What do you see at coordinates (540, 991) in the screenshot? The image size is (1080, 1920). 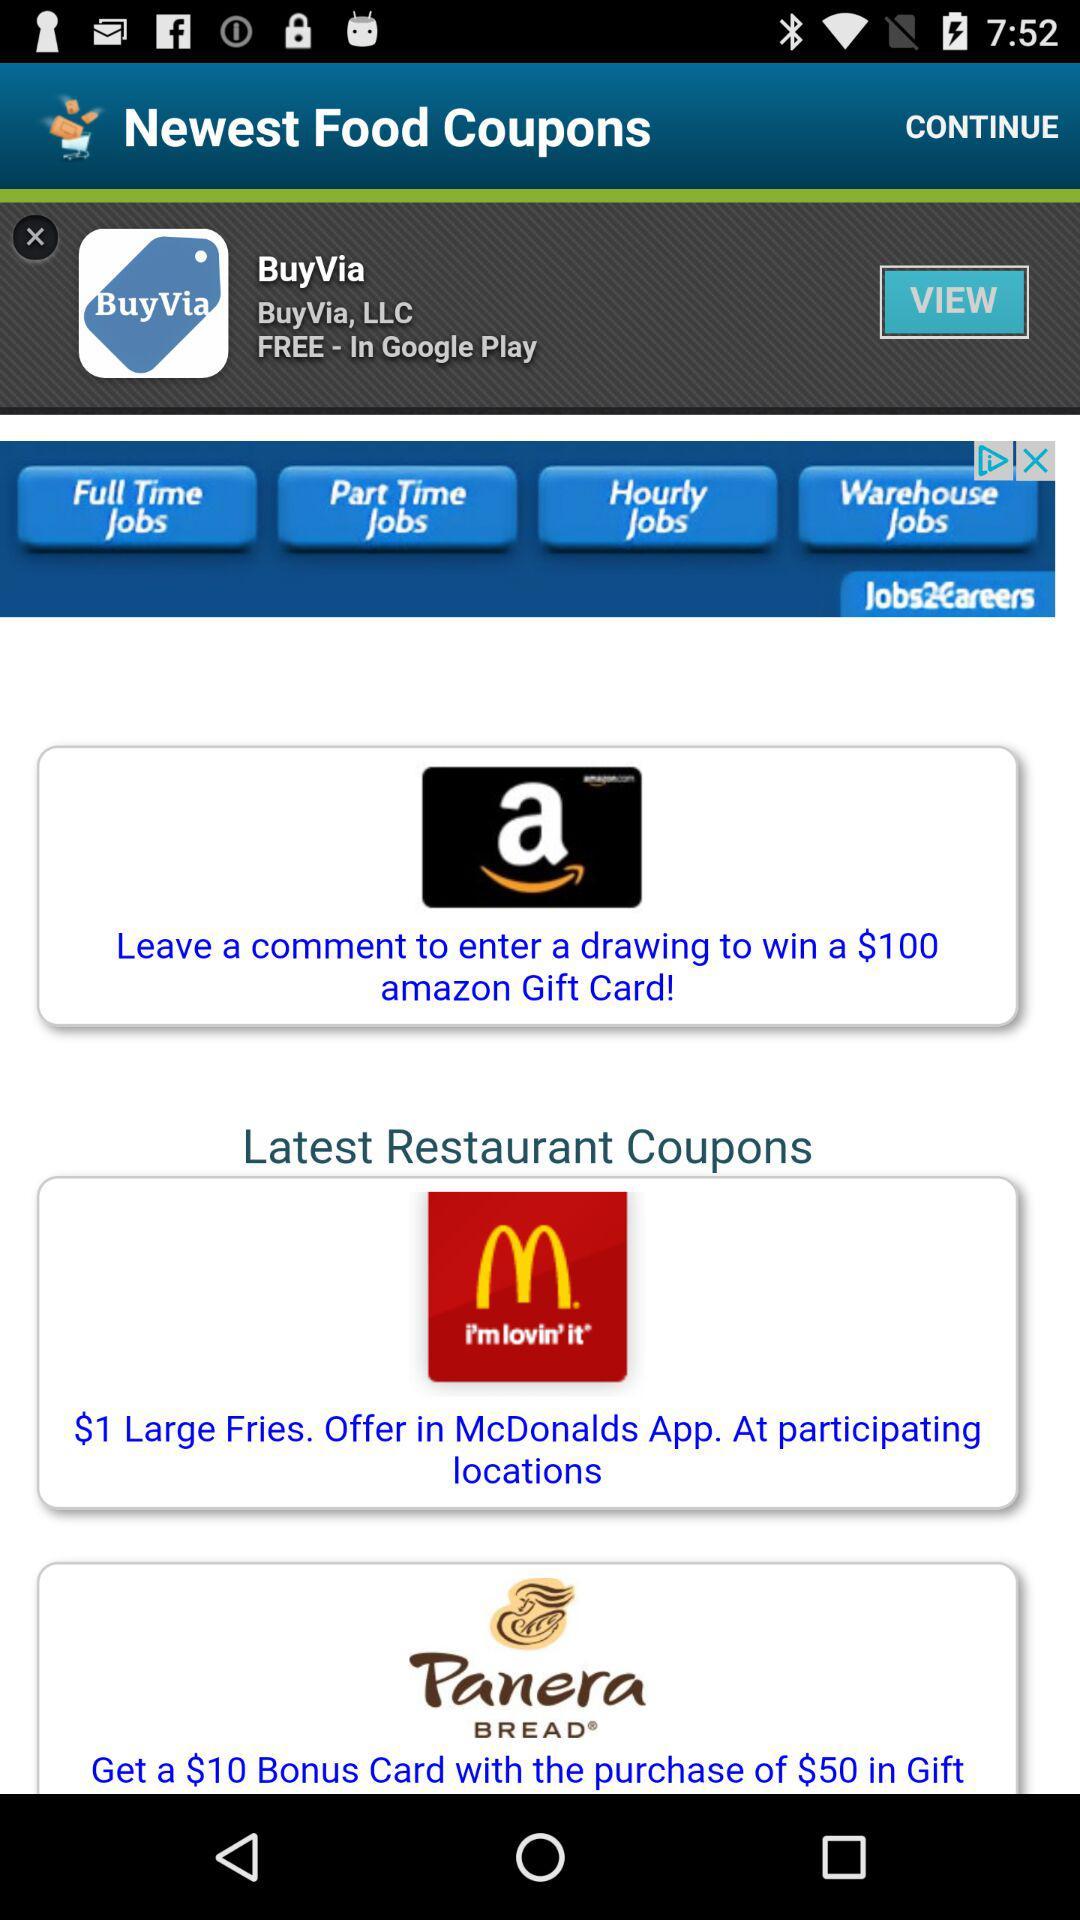 I see `coupons` at bounding box center [540, 991].